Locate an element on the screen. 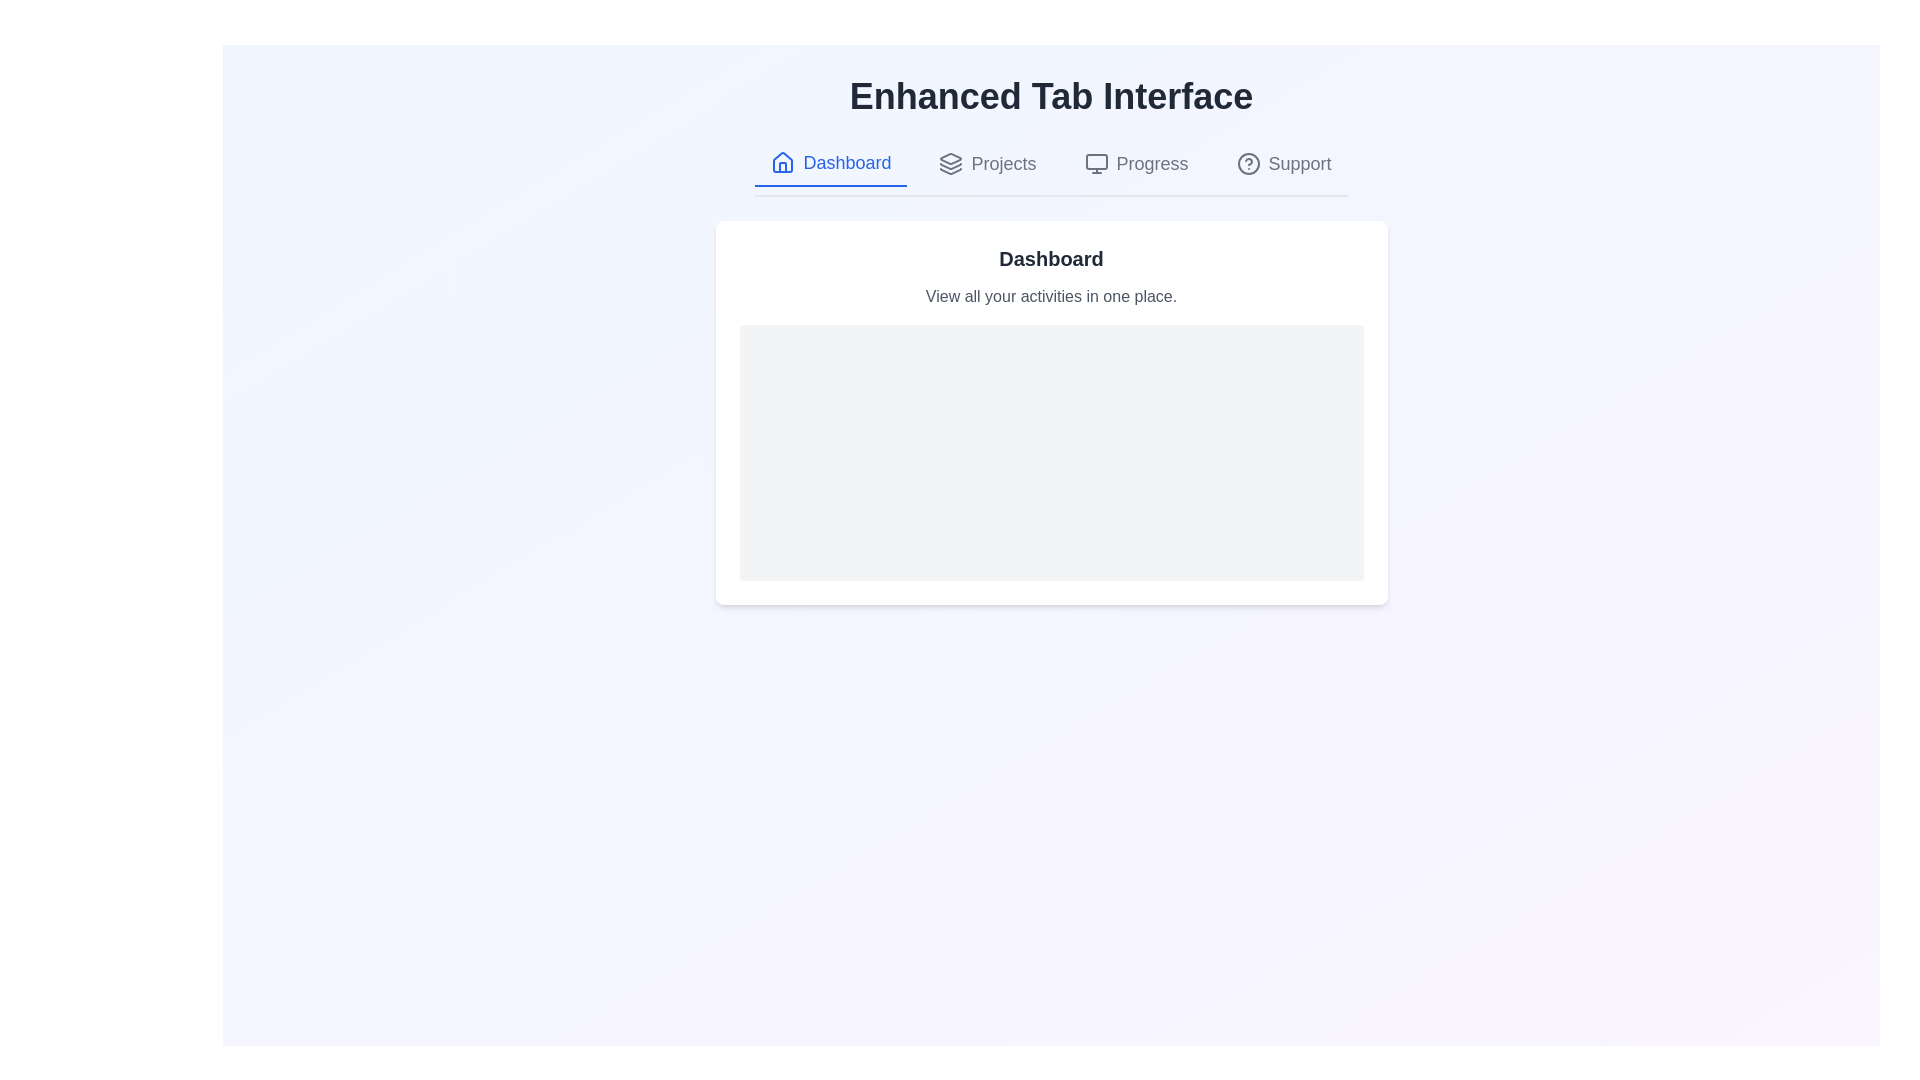 Image resolution: width=1920 pixels, height=1080 pixels. the tab labeled Dashboard to observe the hover effect is located at coordinates (831, 163).